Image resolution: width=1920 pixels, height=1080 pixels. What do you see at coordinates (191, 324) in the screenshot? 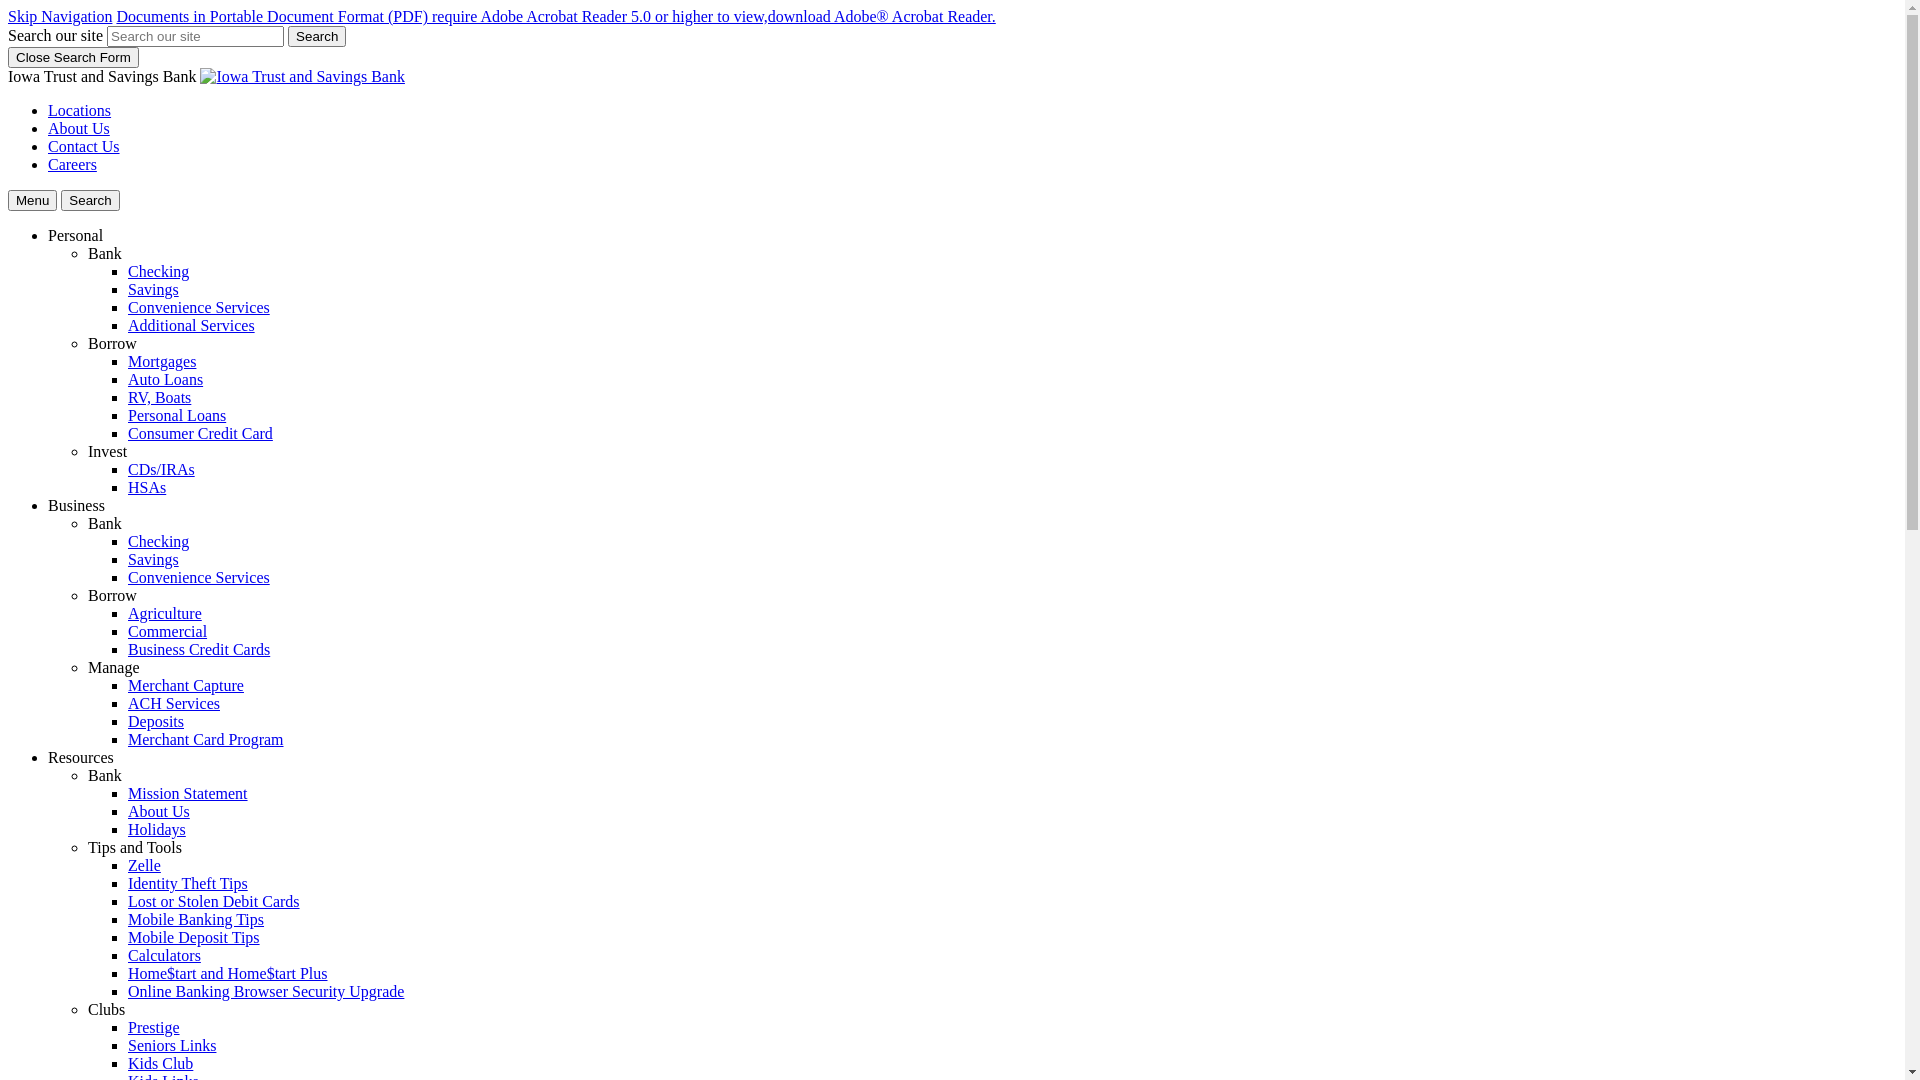
I see `'Additional Services'` at bounding box center [191, 324].